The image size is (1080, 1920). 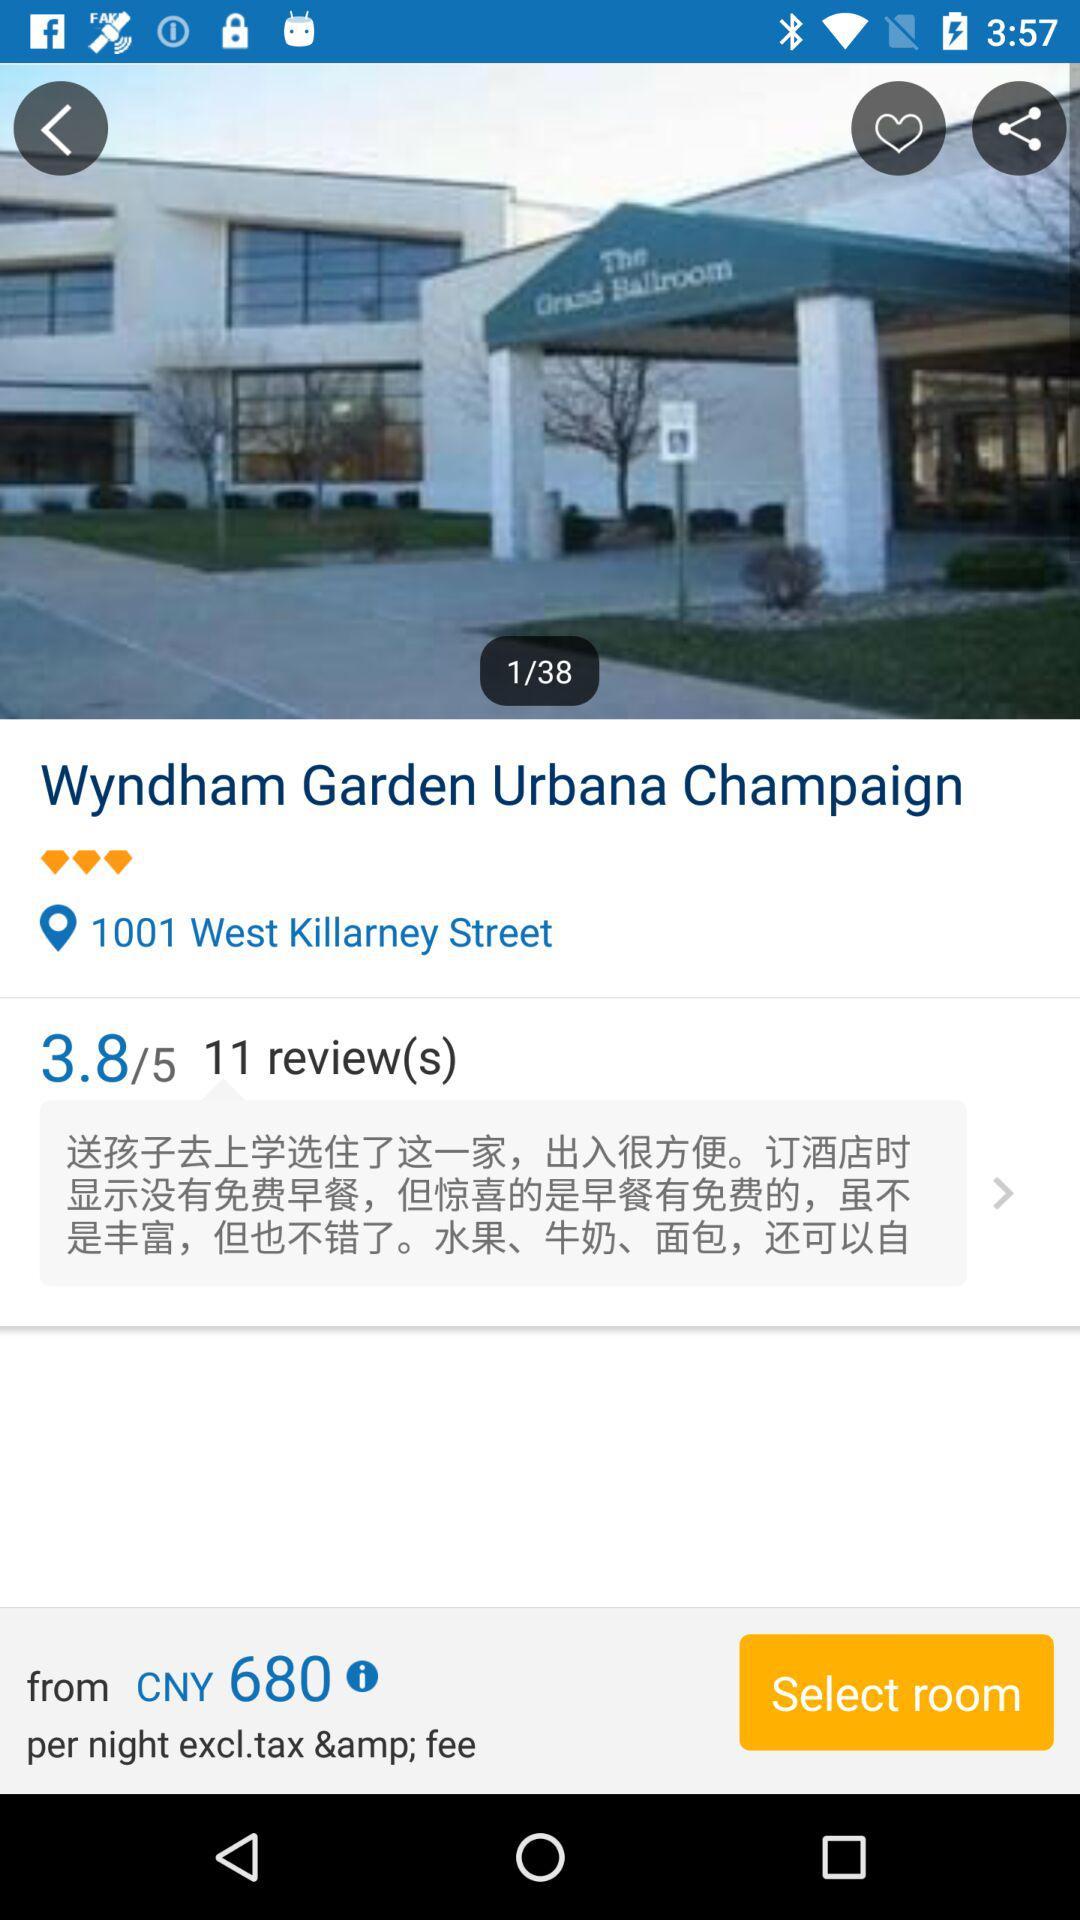 I want to click on the share icon, so click(x=1019, y=127).